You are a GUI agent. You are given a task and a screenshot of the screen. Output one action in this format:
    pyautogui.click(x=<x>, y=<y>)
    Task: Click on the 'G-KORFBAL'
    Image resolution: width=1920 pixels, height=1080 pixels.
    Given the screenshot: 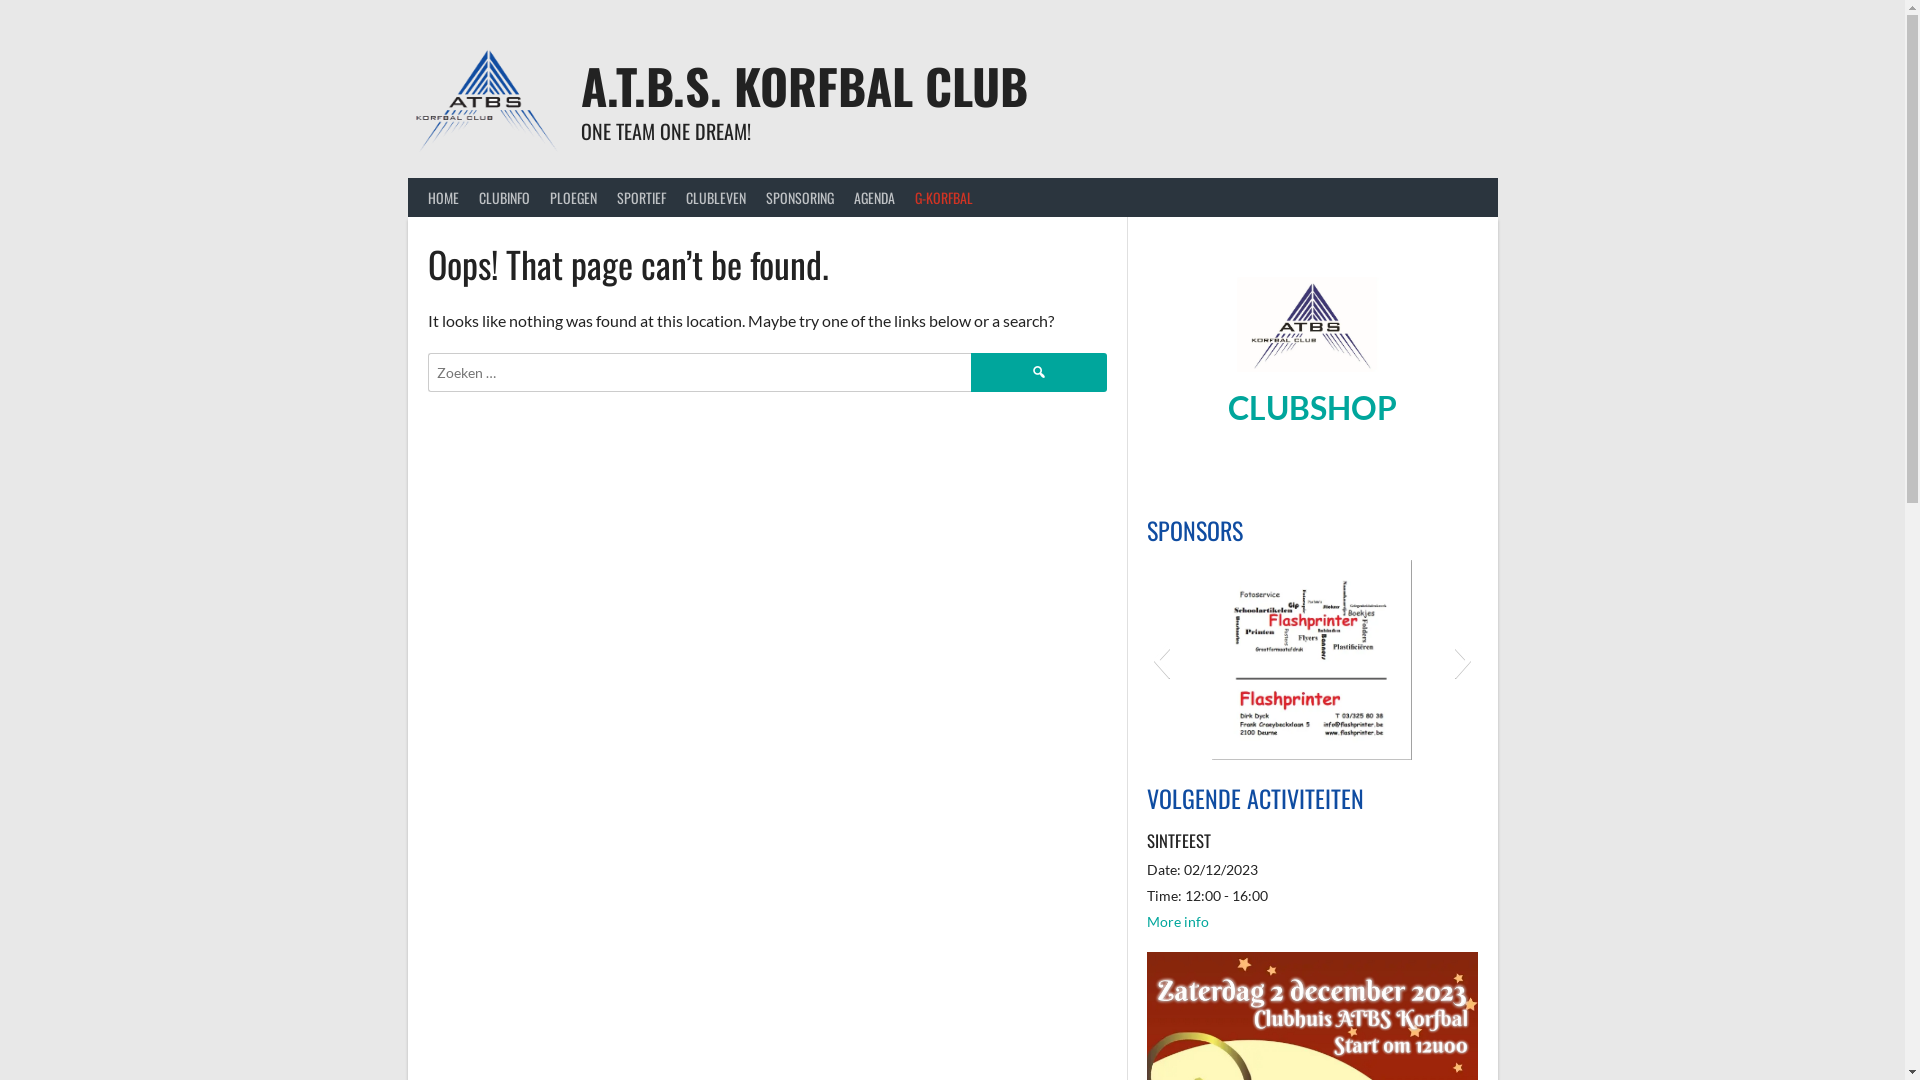 What is the action you would take?
    pyautogui.click(x=941, y=197)
    